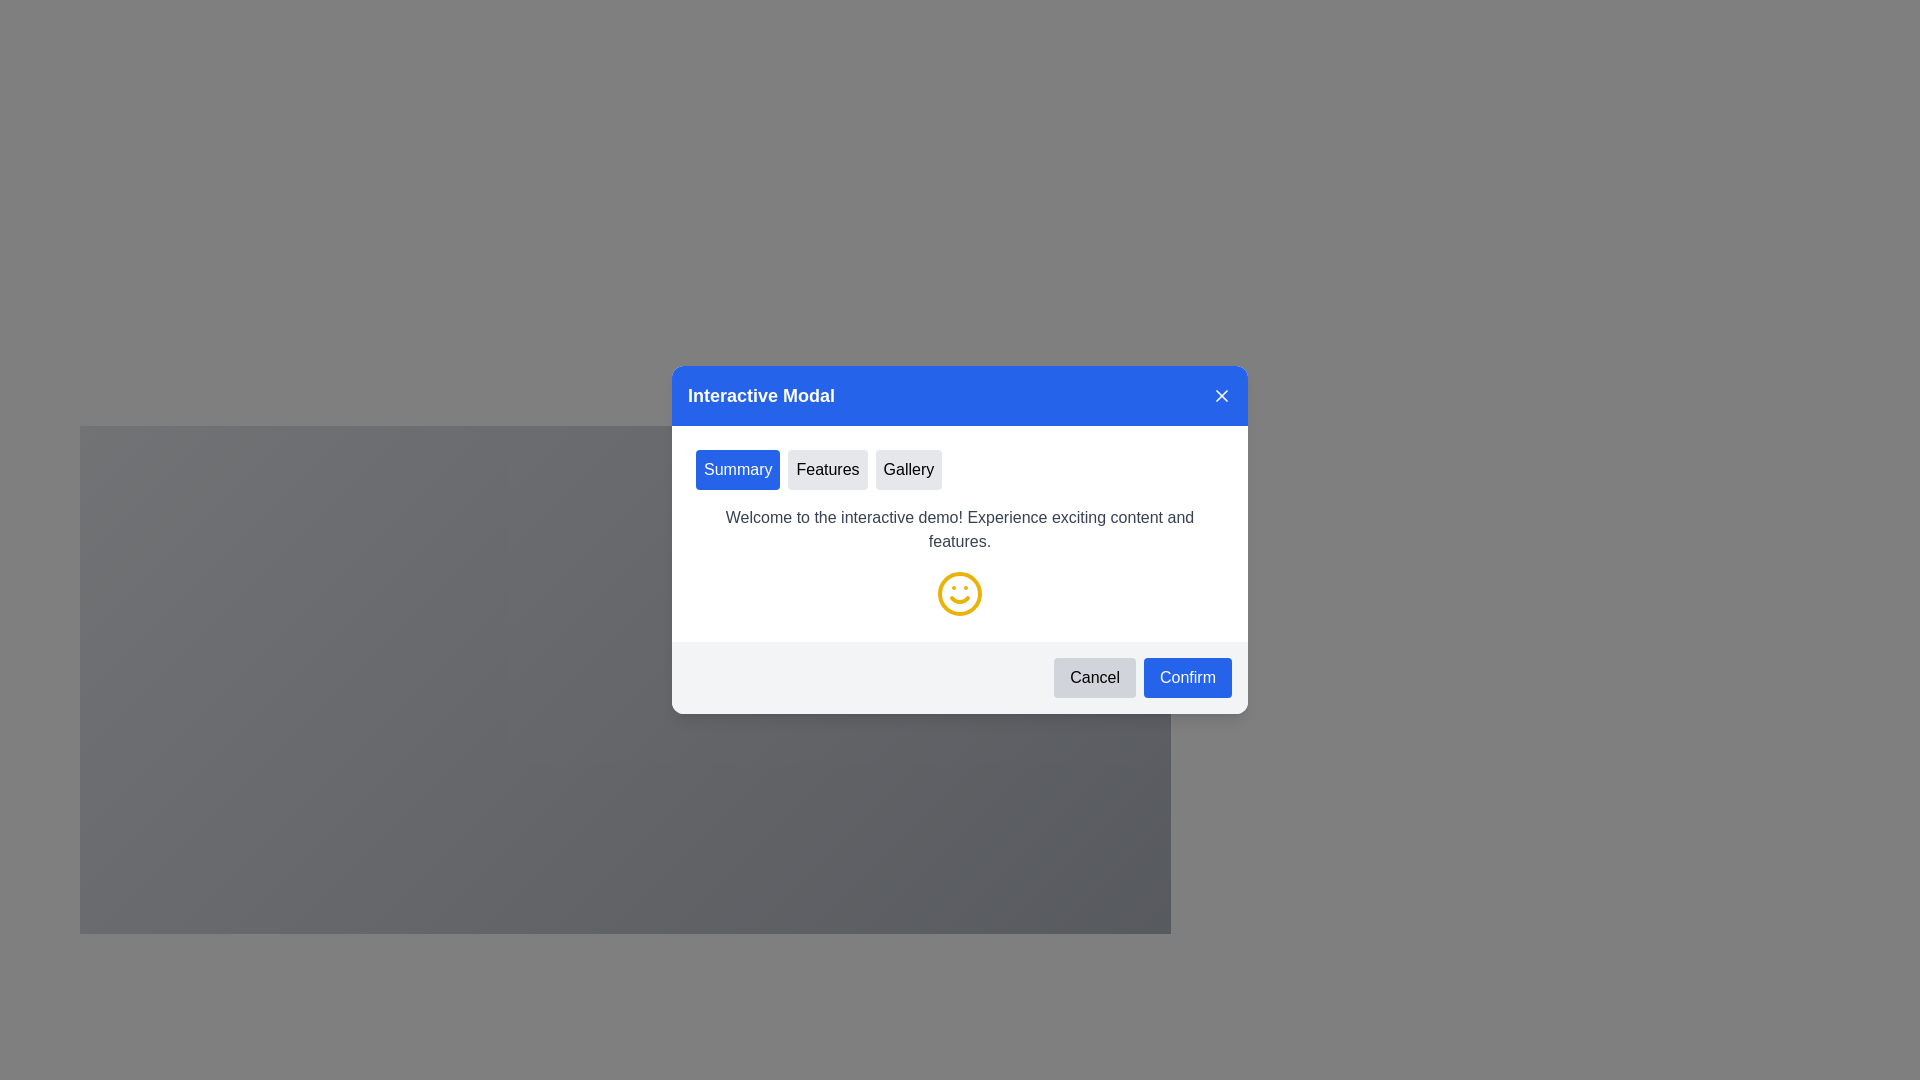 This screenshot has height=1080, width=1920. I want to click on the circular border of the smiley face icon within the SVG graphic that is styled with a yellow color, so click(960, 593).